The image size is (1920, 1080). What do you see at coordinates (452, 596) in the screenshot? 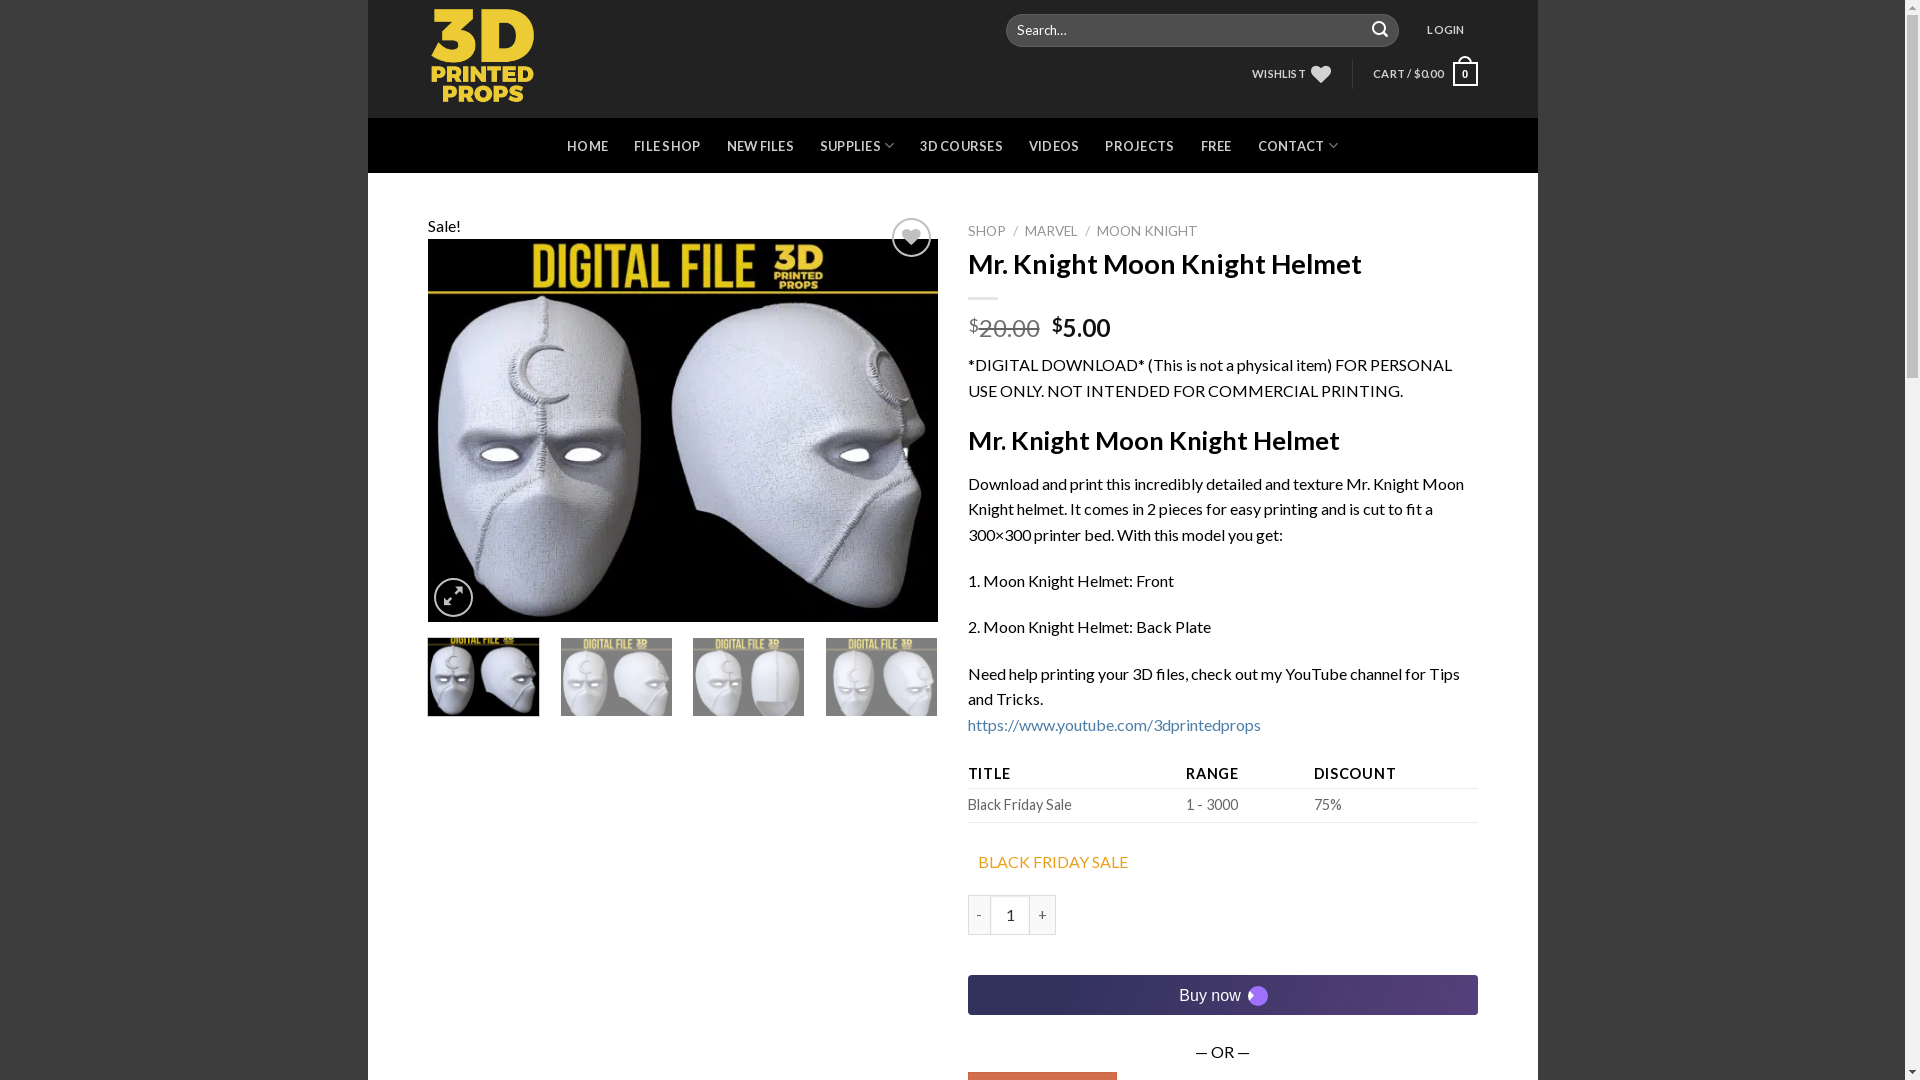
I see `'Zoom'` at bounding box center [452, 596].